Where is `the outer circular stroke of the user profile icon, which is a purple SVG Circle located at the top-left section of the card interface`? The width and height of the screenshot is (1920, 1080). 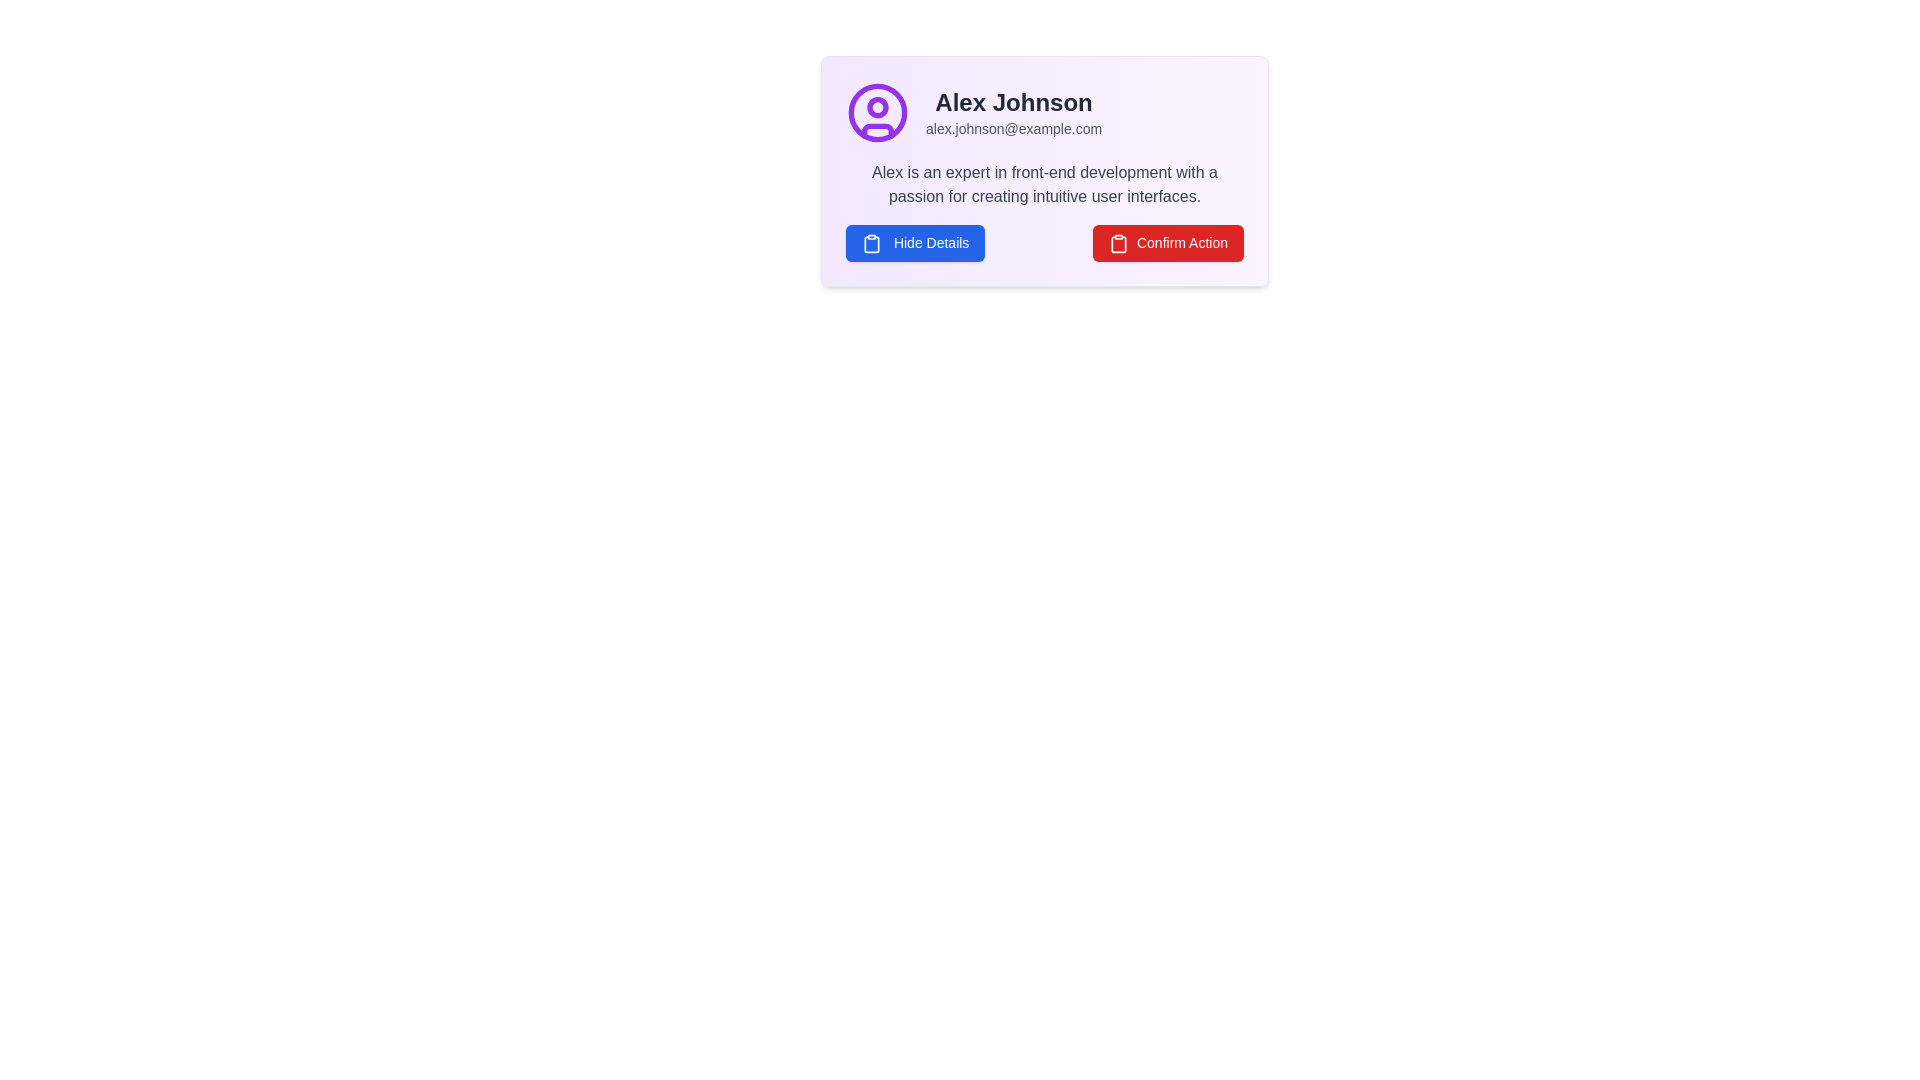 the outer circular stroke of the user profile icon, which is a purple SVG Circle located at the top-left section of the card interface is located at coordinates (878, 112).